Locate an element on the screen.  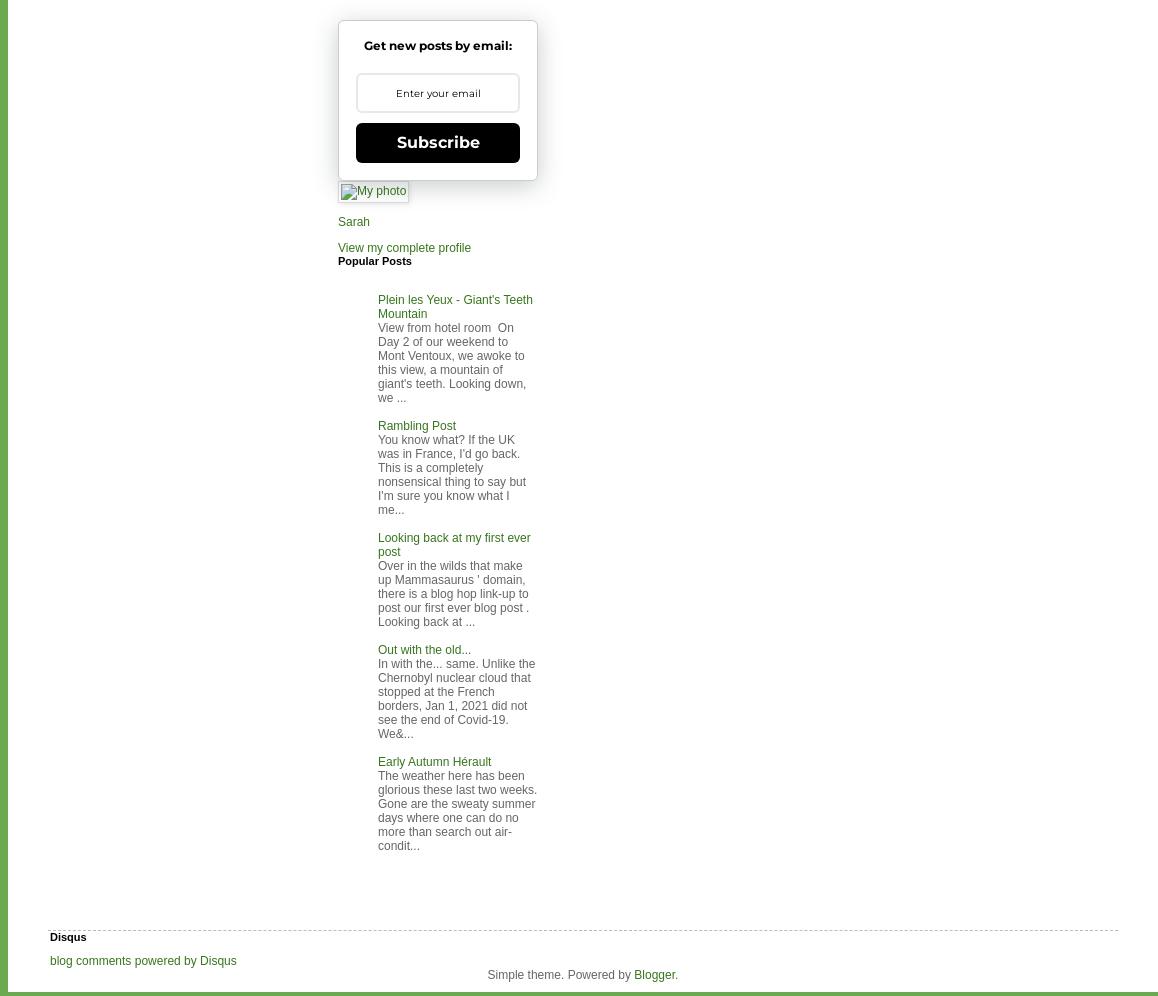
'Sarah' is located at coordinates (353, 221).